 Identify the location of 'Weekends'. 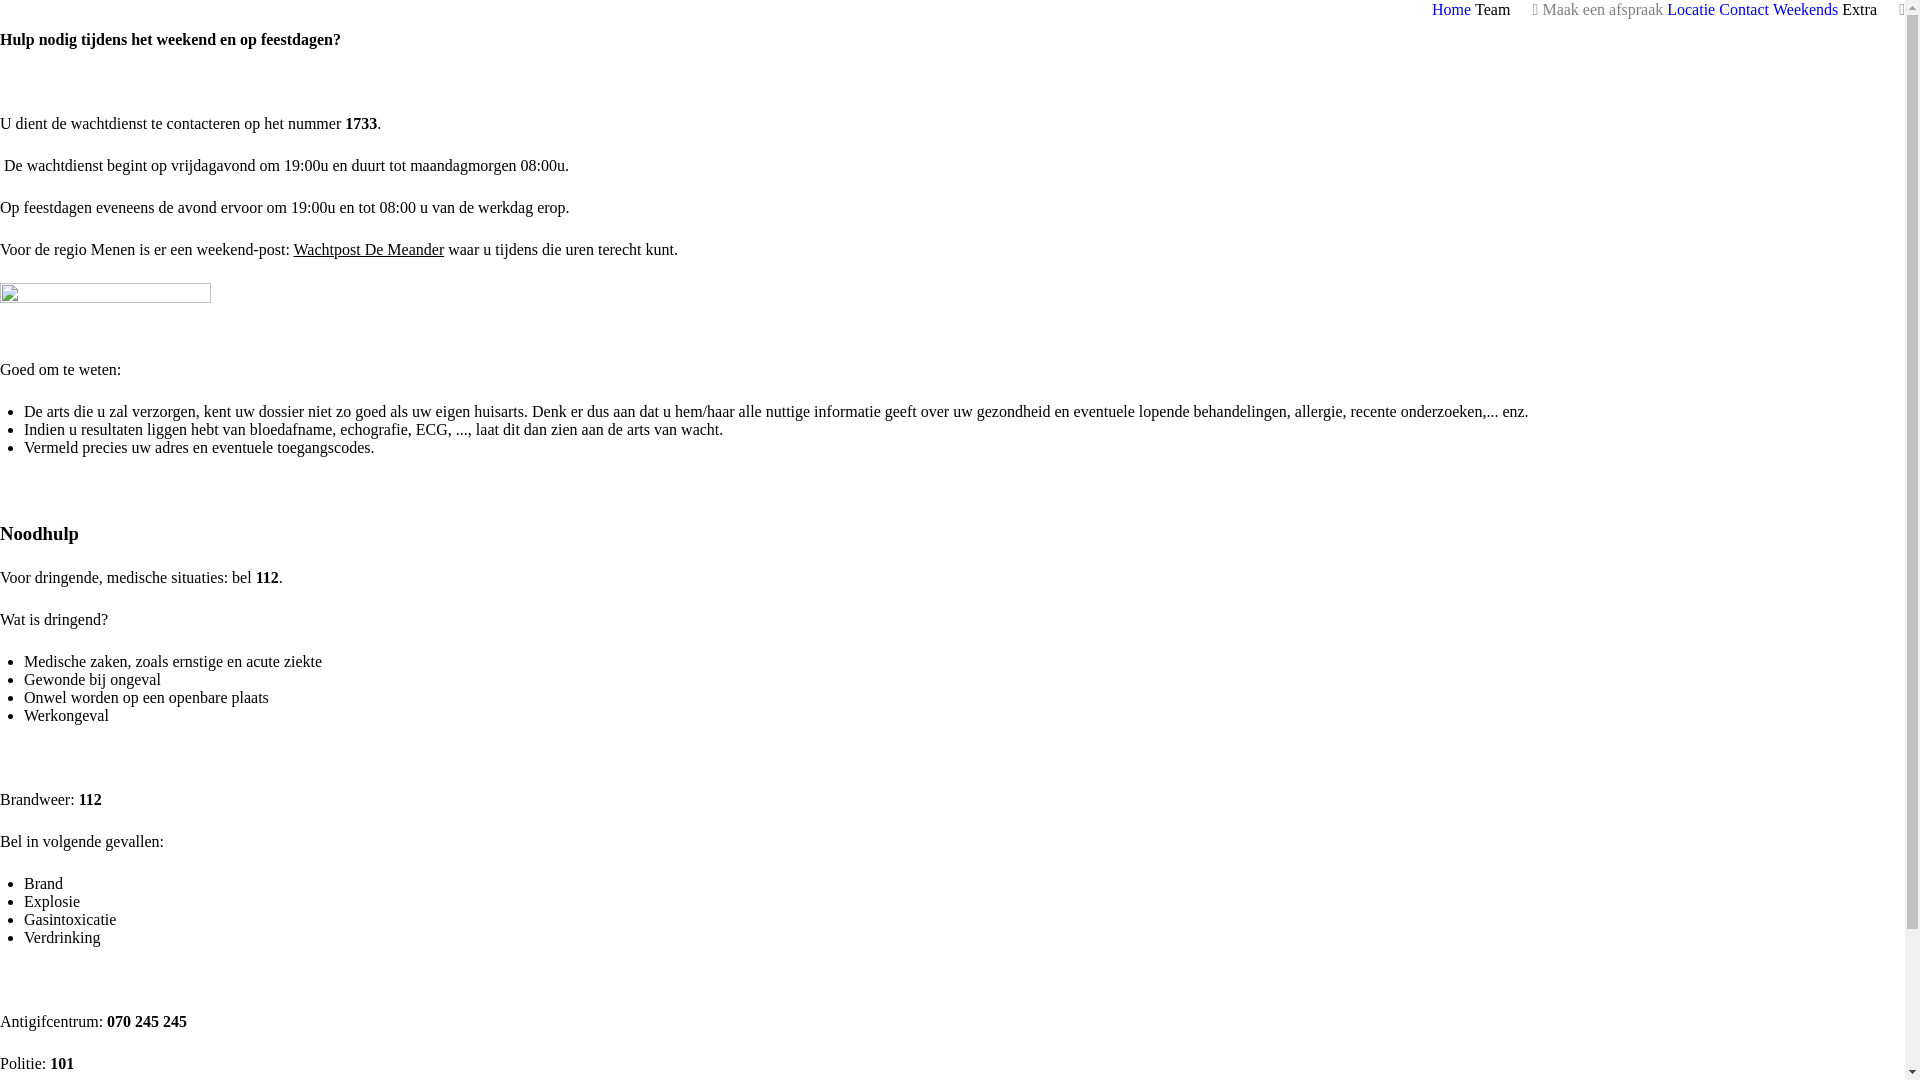
(1772, 9).